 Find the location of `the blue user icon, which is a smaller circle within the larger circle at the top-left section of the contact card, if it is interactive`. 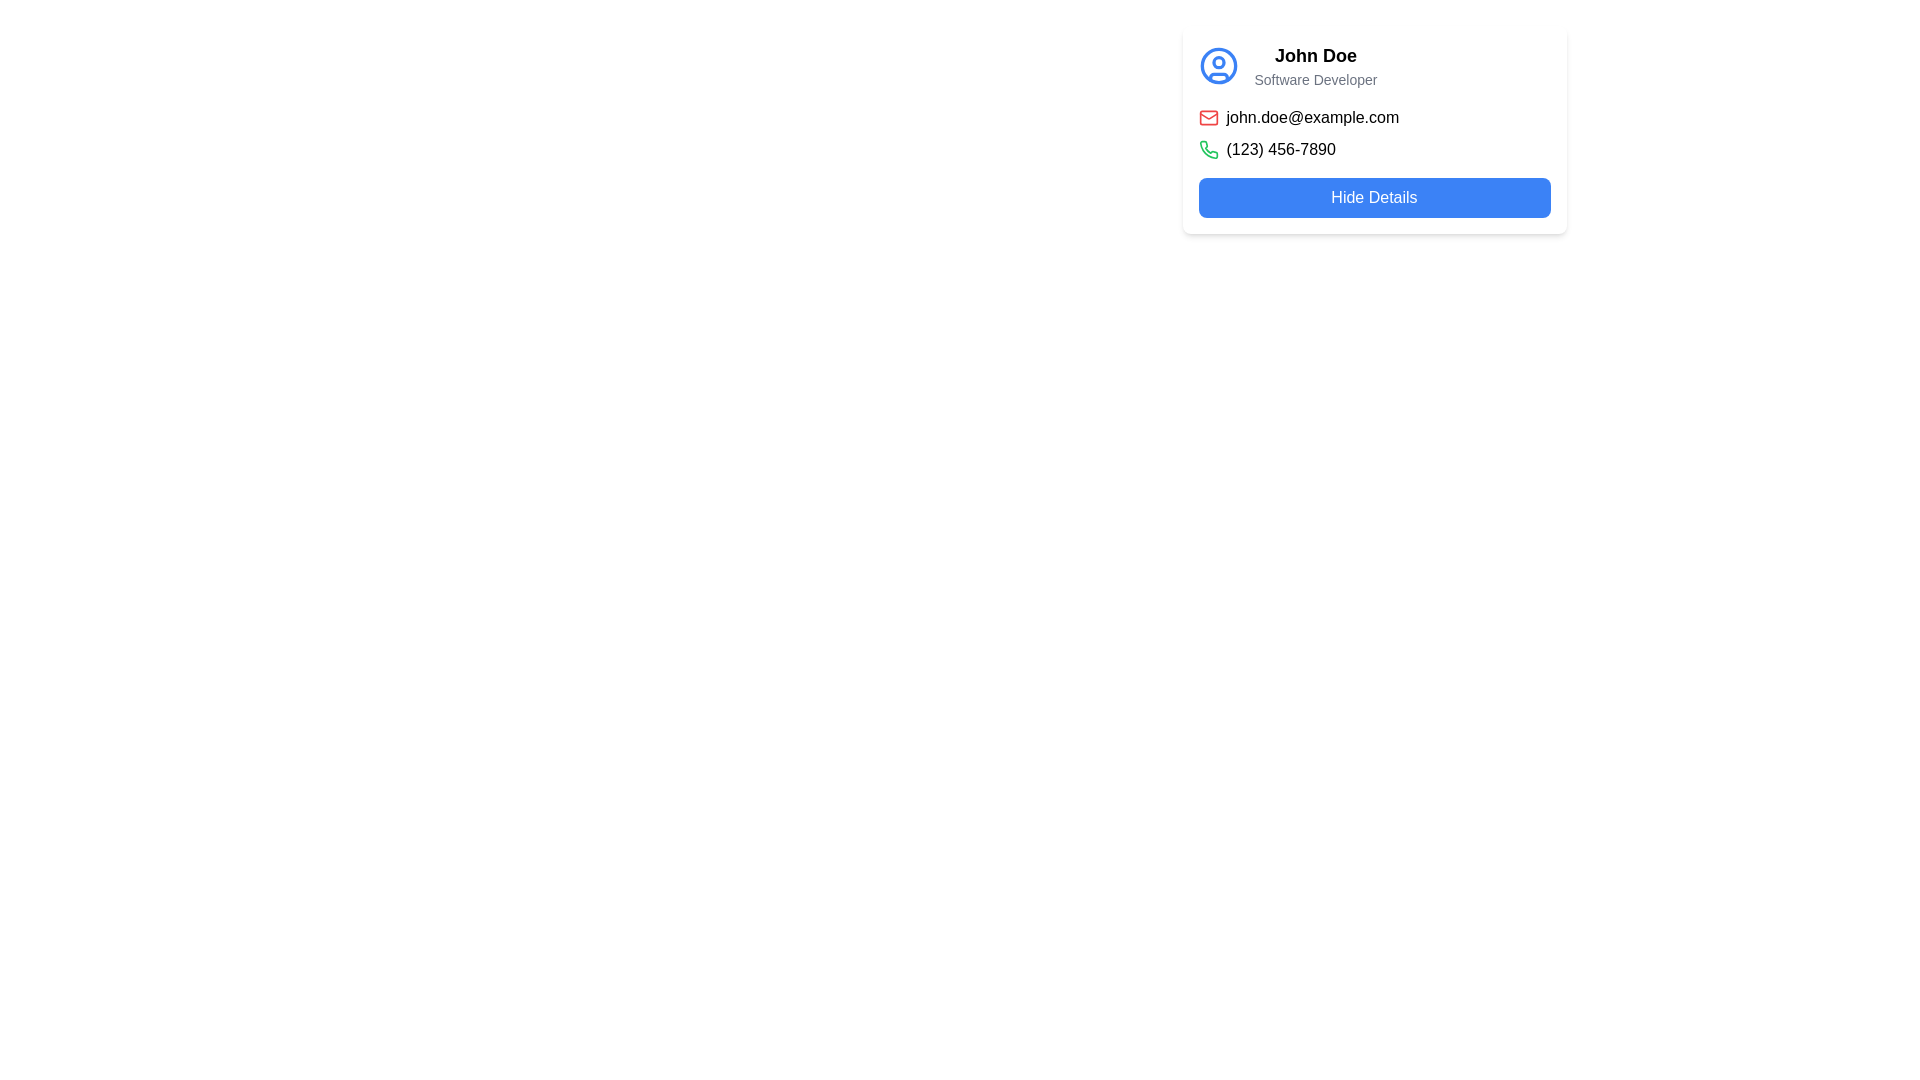

the blue user icon, which is a smaller circle within the larger circle at the top-left section of the contact card, if it is interactive is located at coordinates (1217, 61).